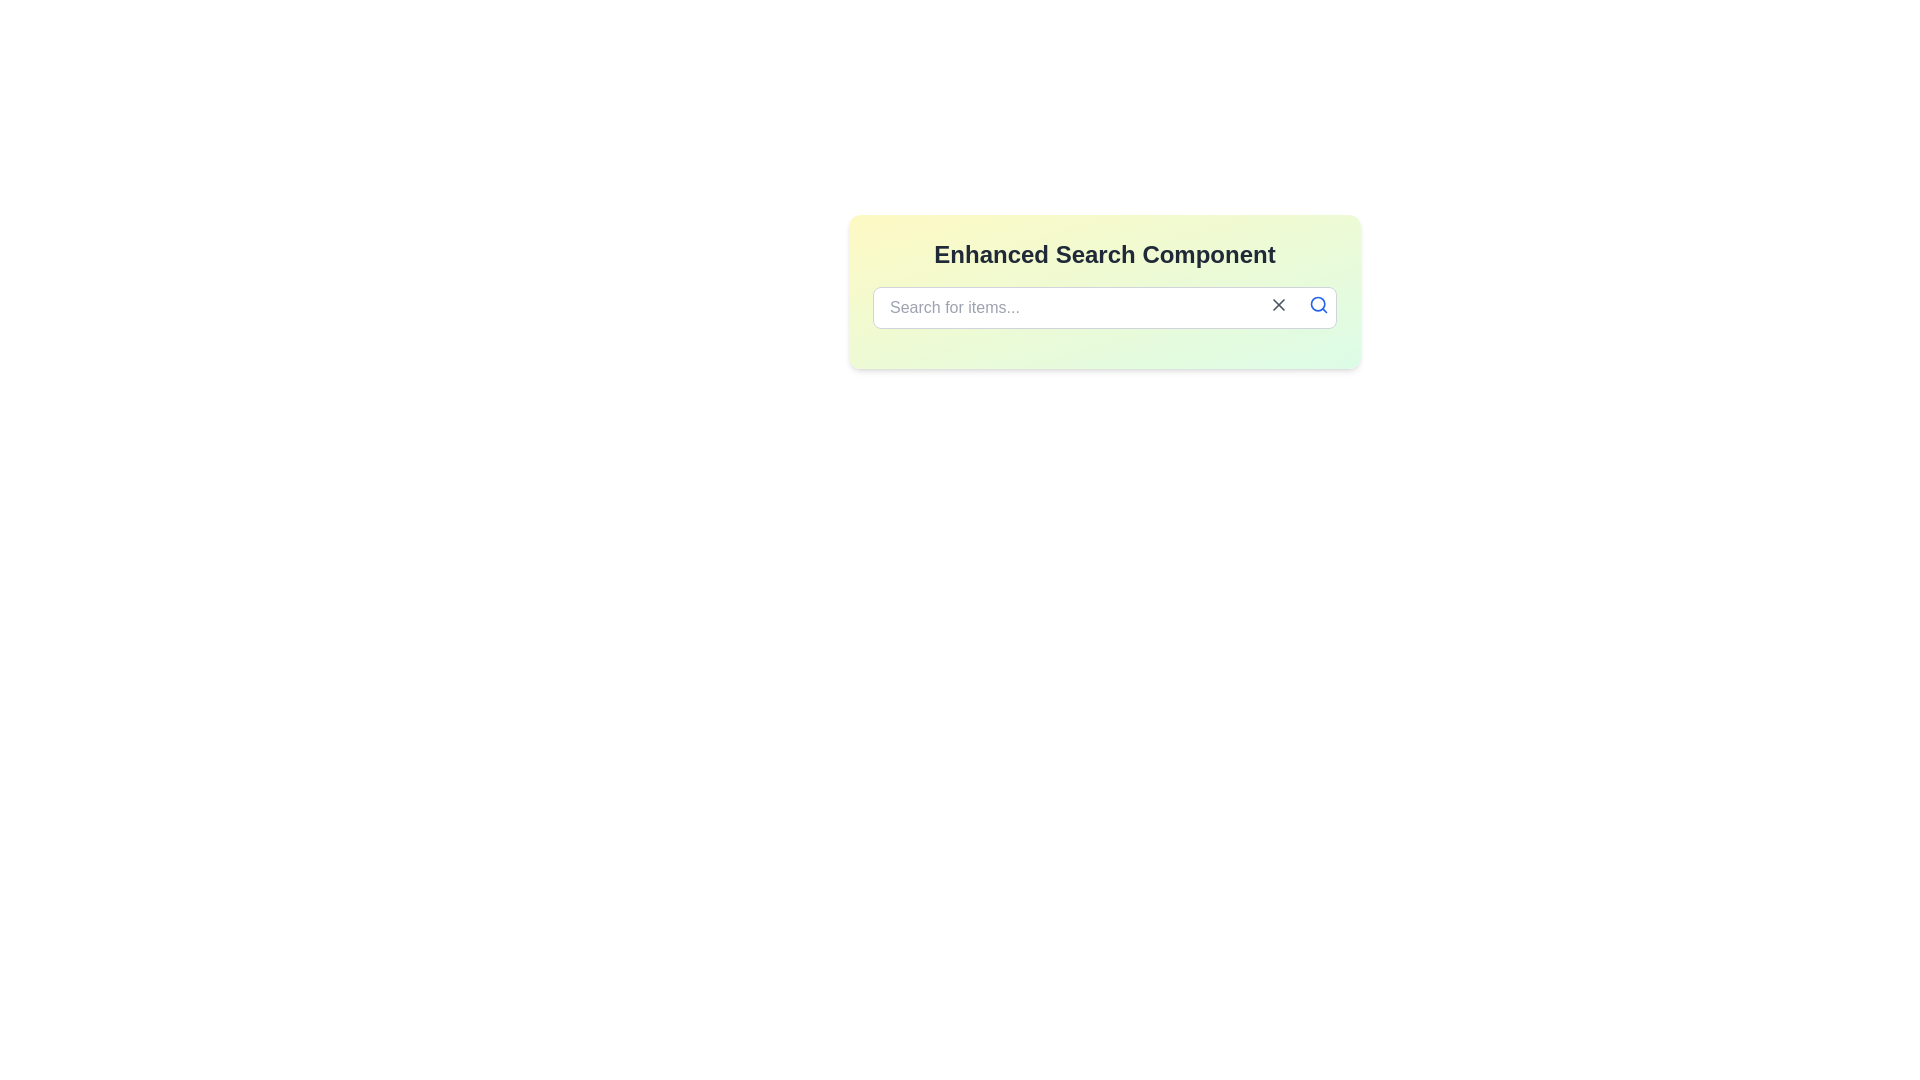 Image resolution: width=1920 pixels, height=1080 pixels. Describe the element at coordinates (1277, 304) in the screenshot. I see `the clear or reset button` at that location.